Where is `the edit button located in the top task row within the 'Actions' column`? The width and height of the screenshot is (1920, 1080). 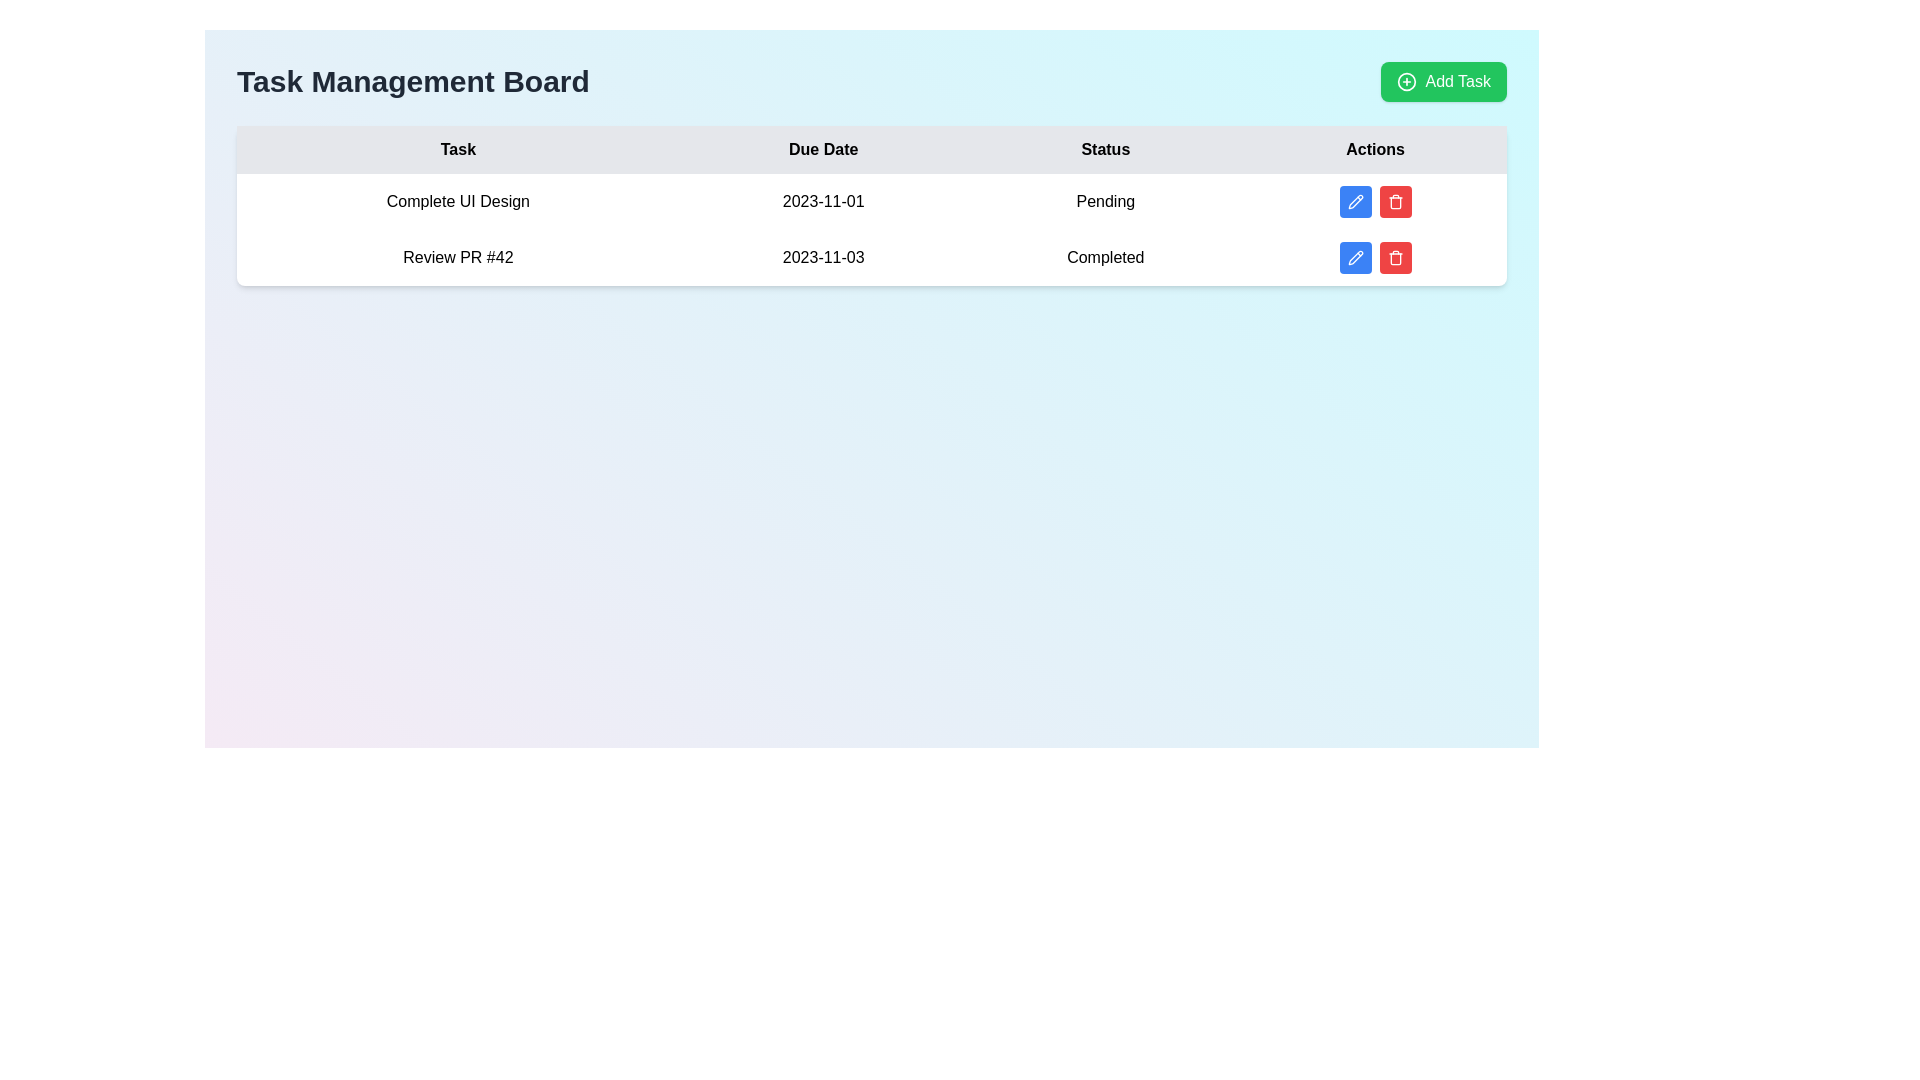 the edit button located in the top task row within the 'Actions' column is located at coordinates (1355, 201).